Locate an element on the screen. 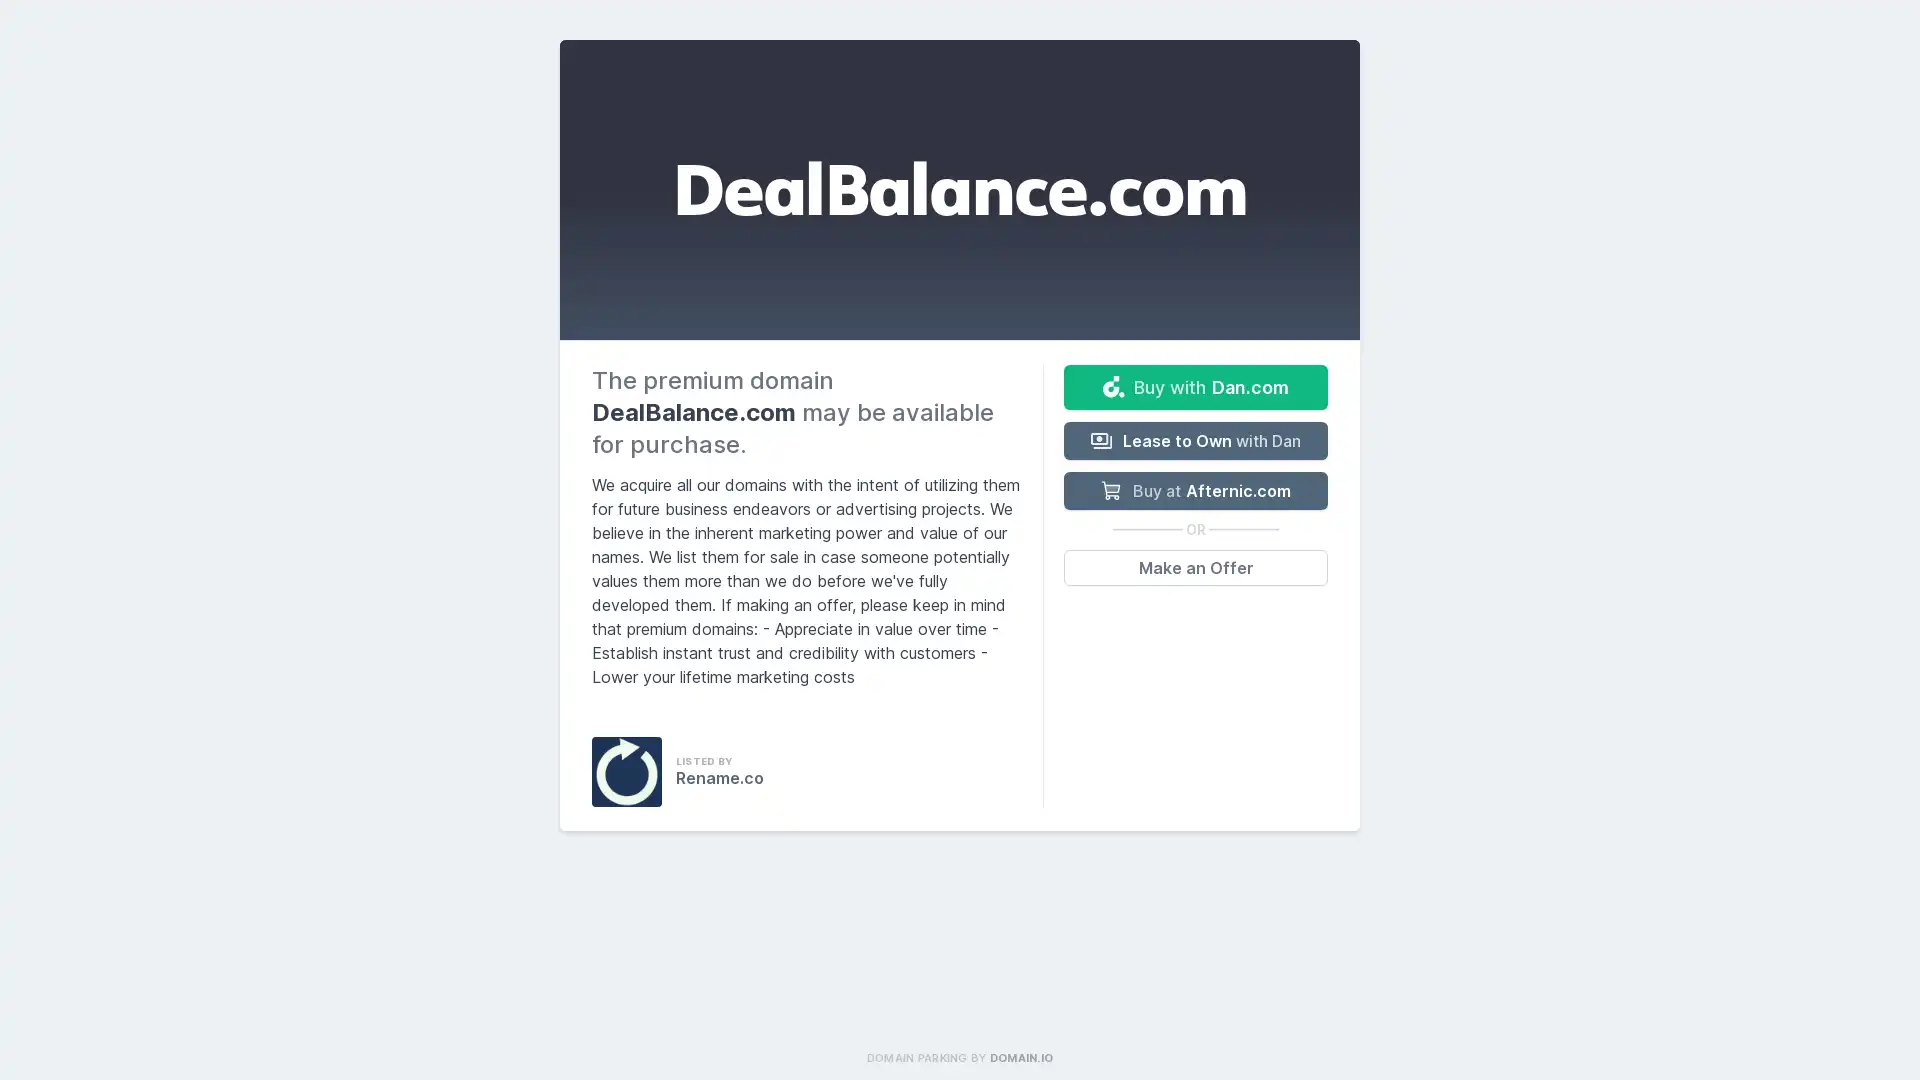 This screenshot has height=1080, width=1920. Make an Offer is located at coordinates (1195, 567).